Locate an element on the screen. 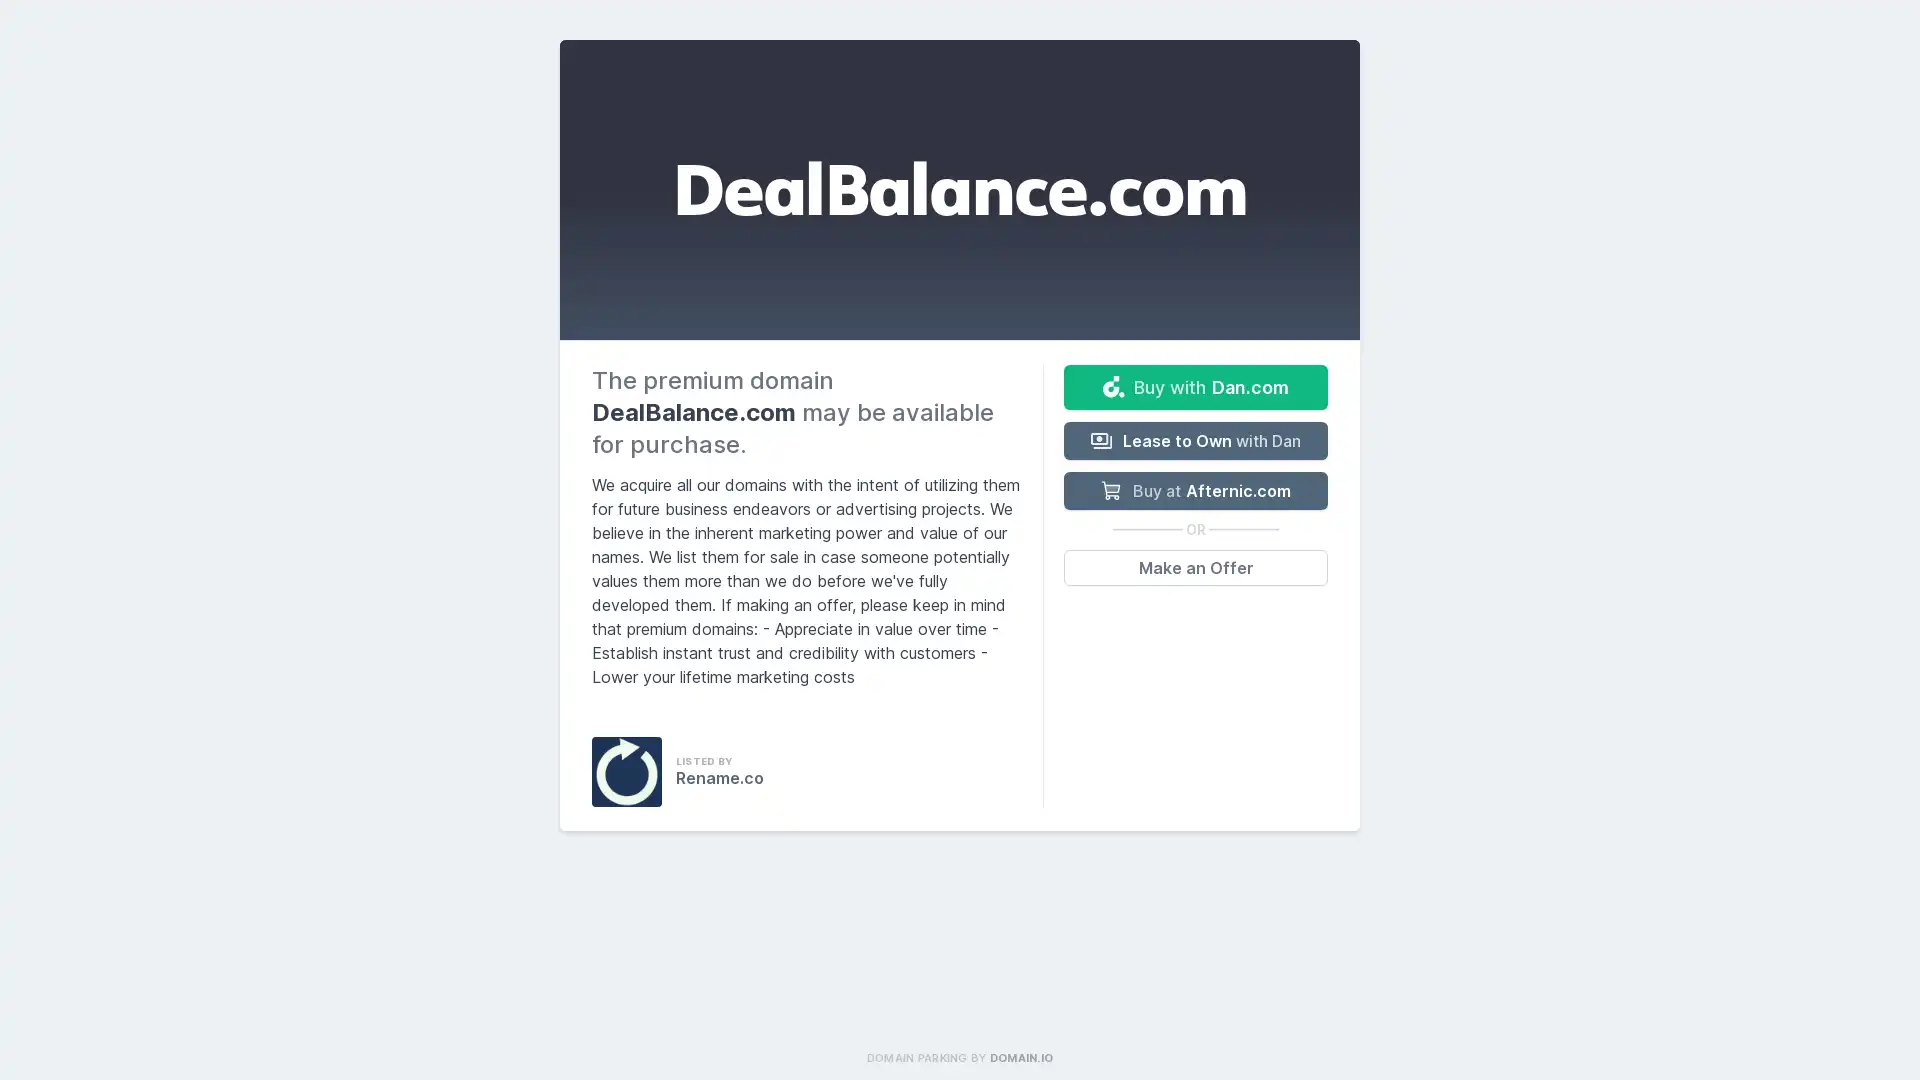 This screenshot has height=1080, width=1920. Make an Offer is located at coordinates (1195, 567).